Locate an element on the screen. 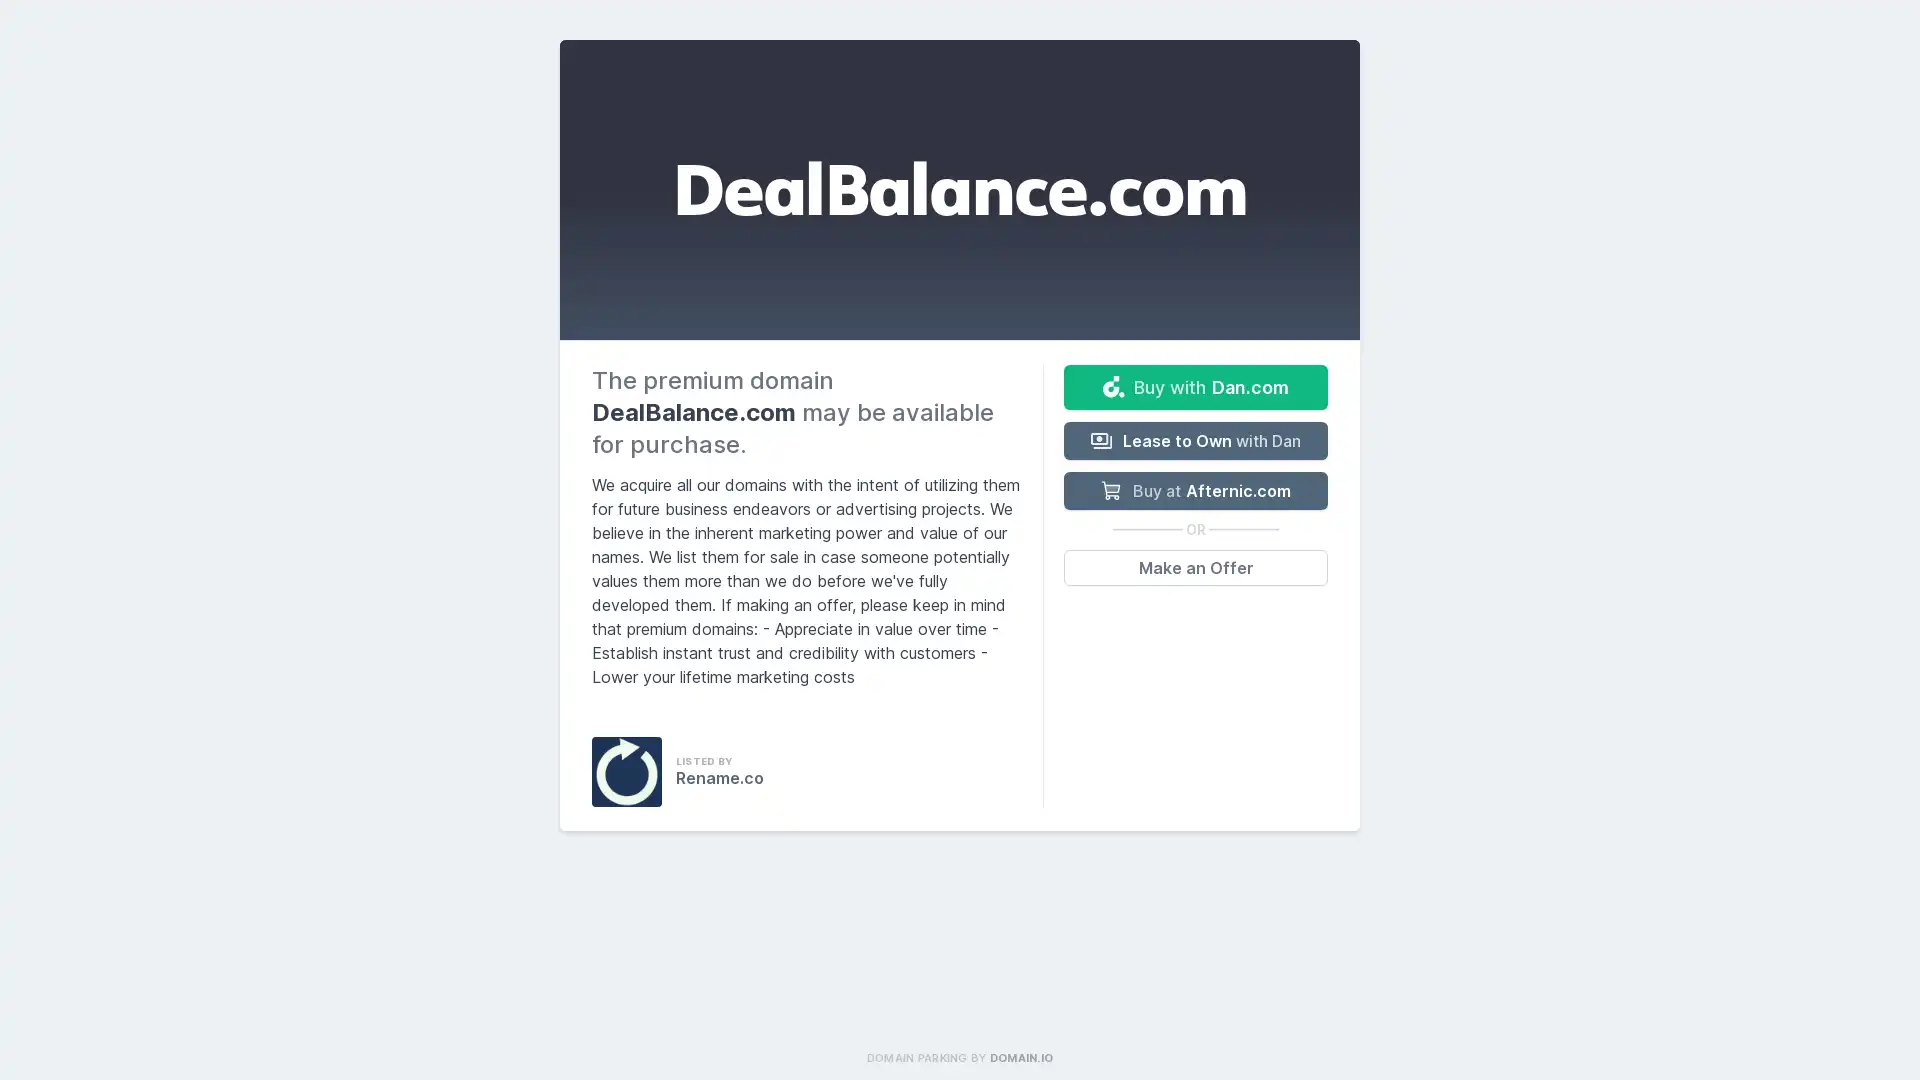 This screenshot has height=1080, width=1920. Make an Offer is located at coordinates (1195, 567).